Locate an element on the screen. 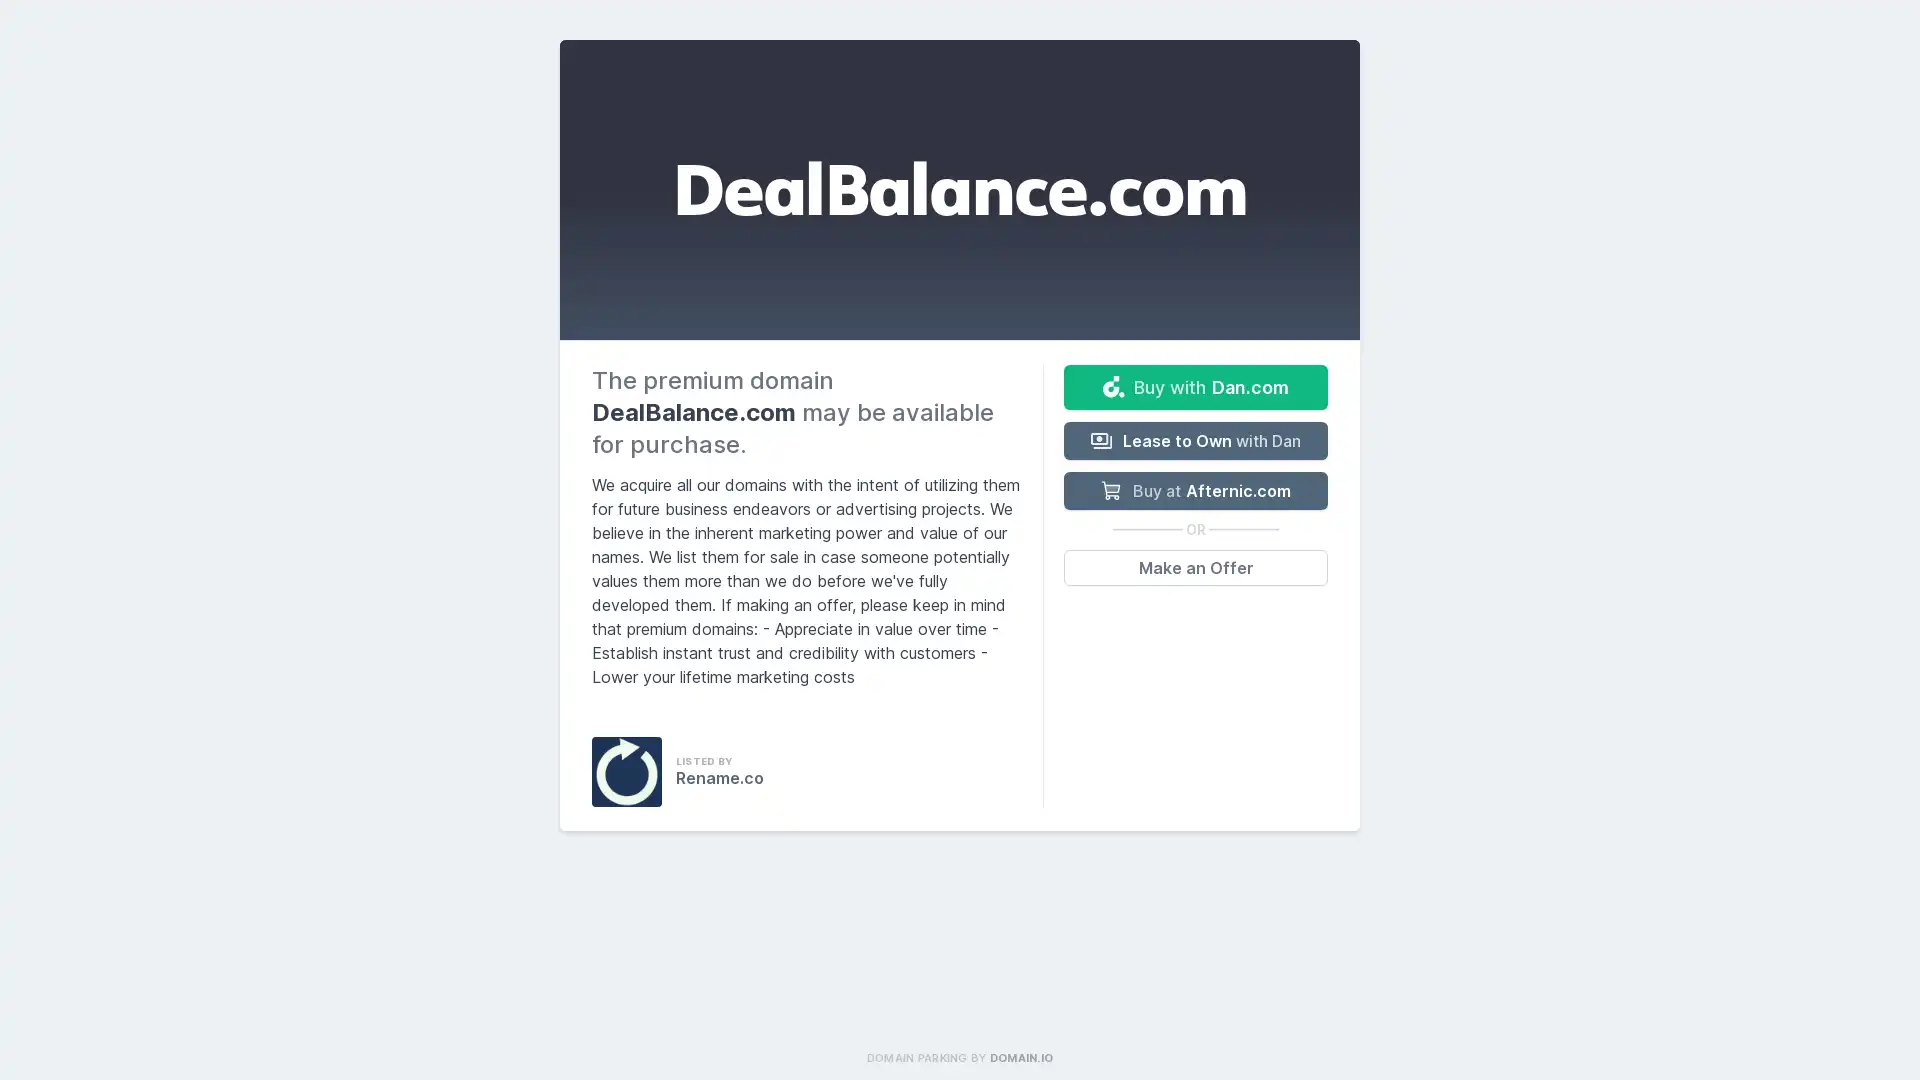 This screenshot has height=1080, width=1920. Make an Offer is located at coordinates (1195, 567).